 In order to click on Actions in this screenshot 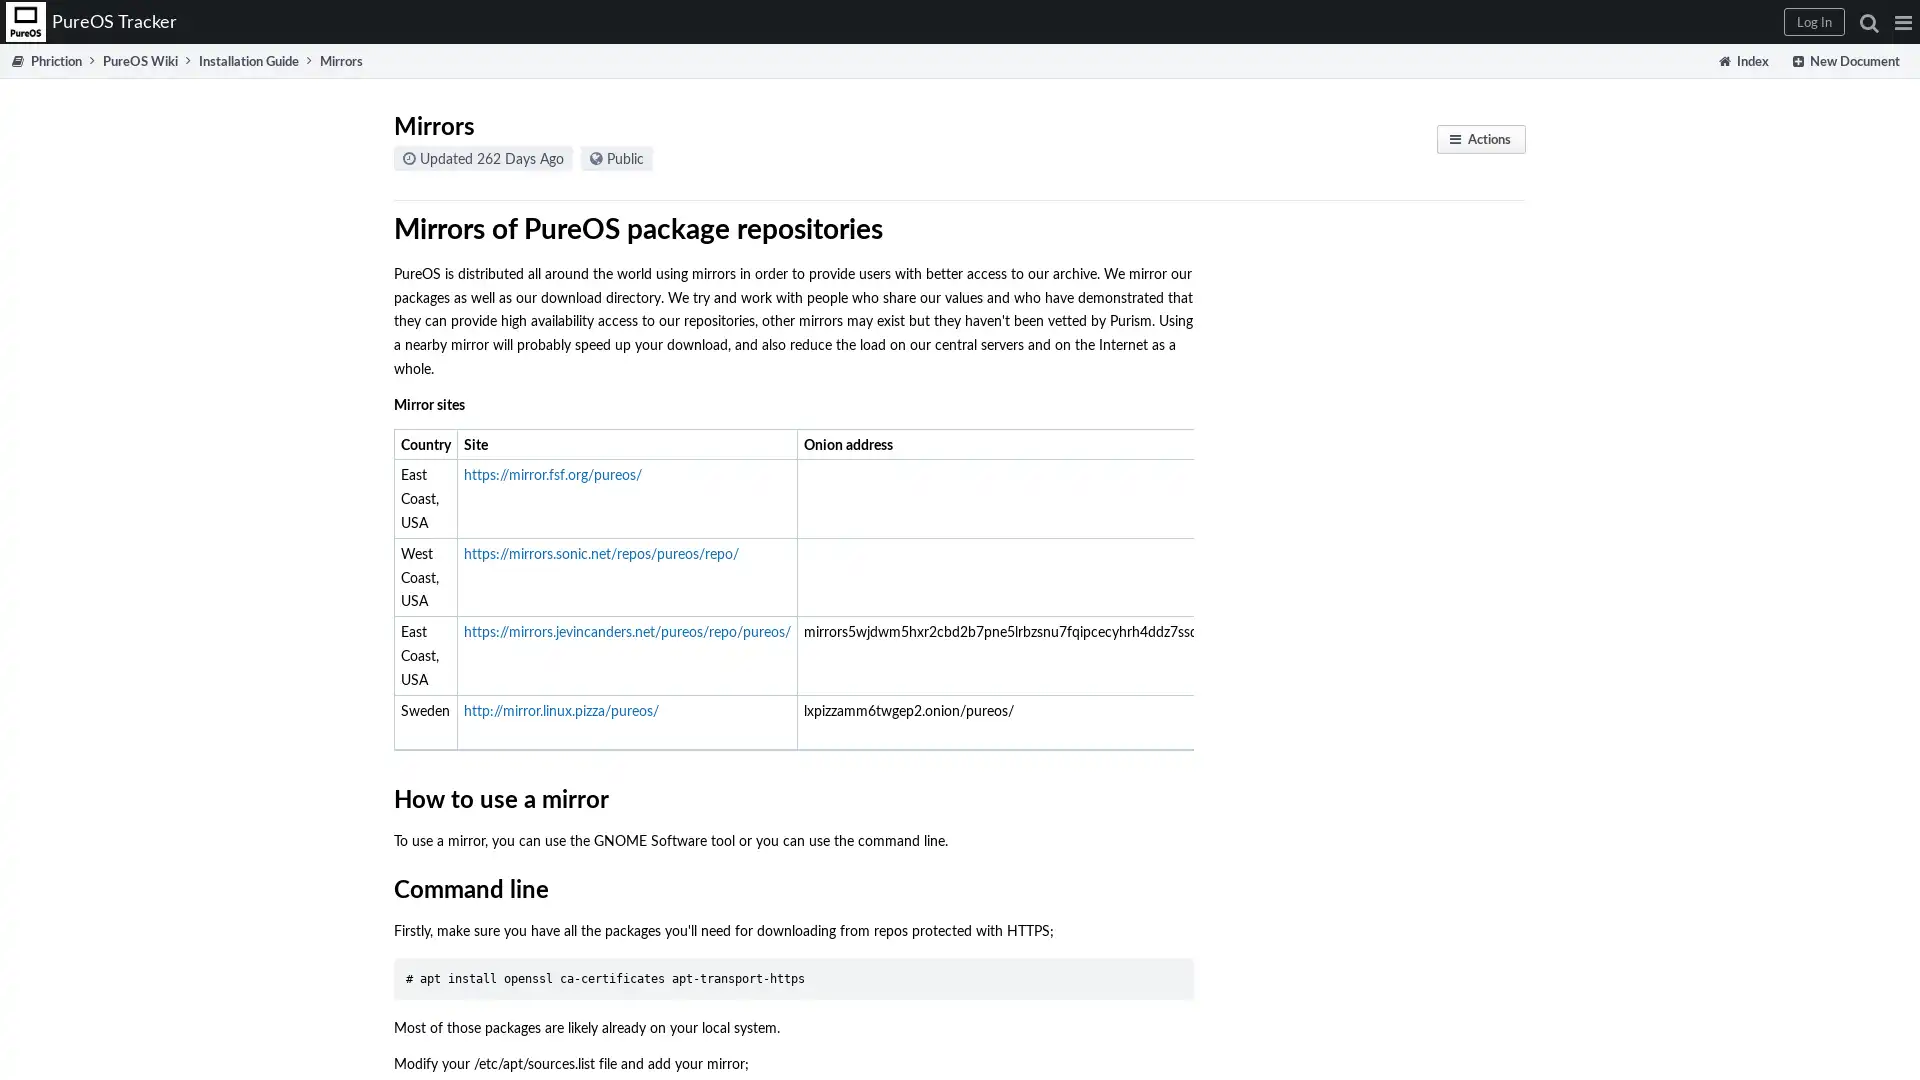, I will do `click(1481, 138)`.